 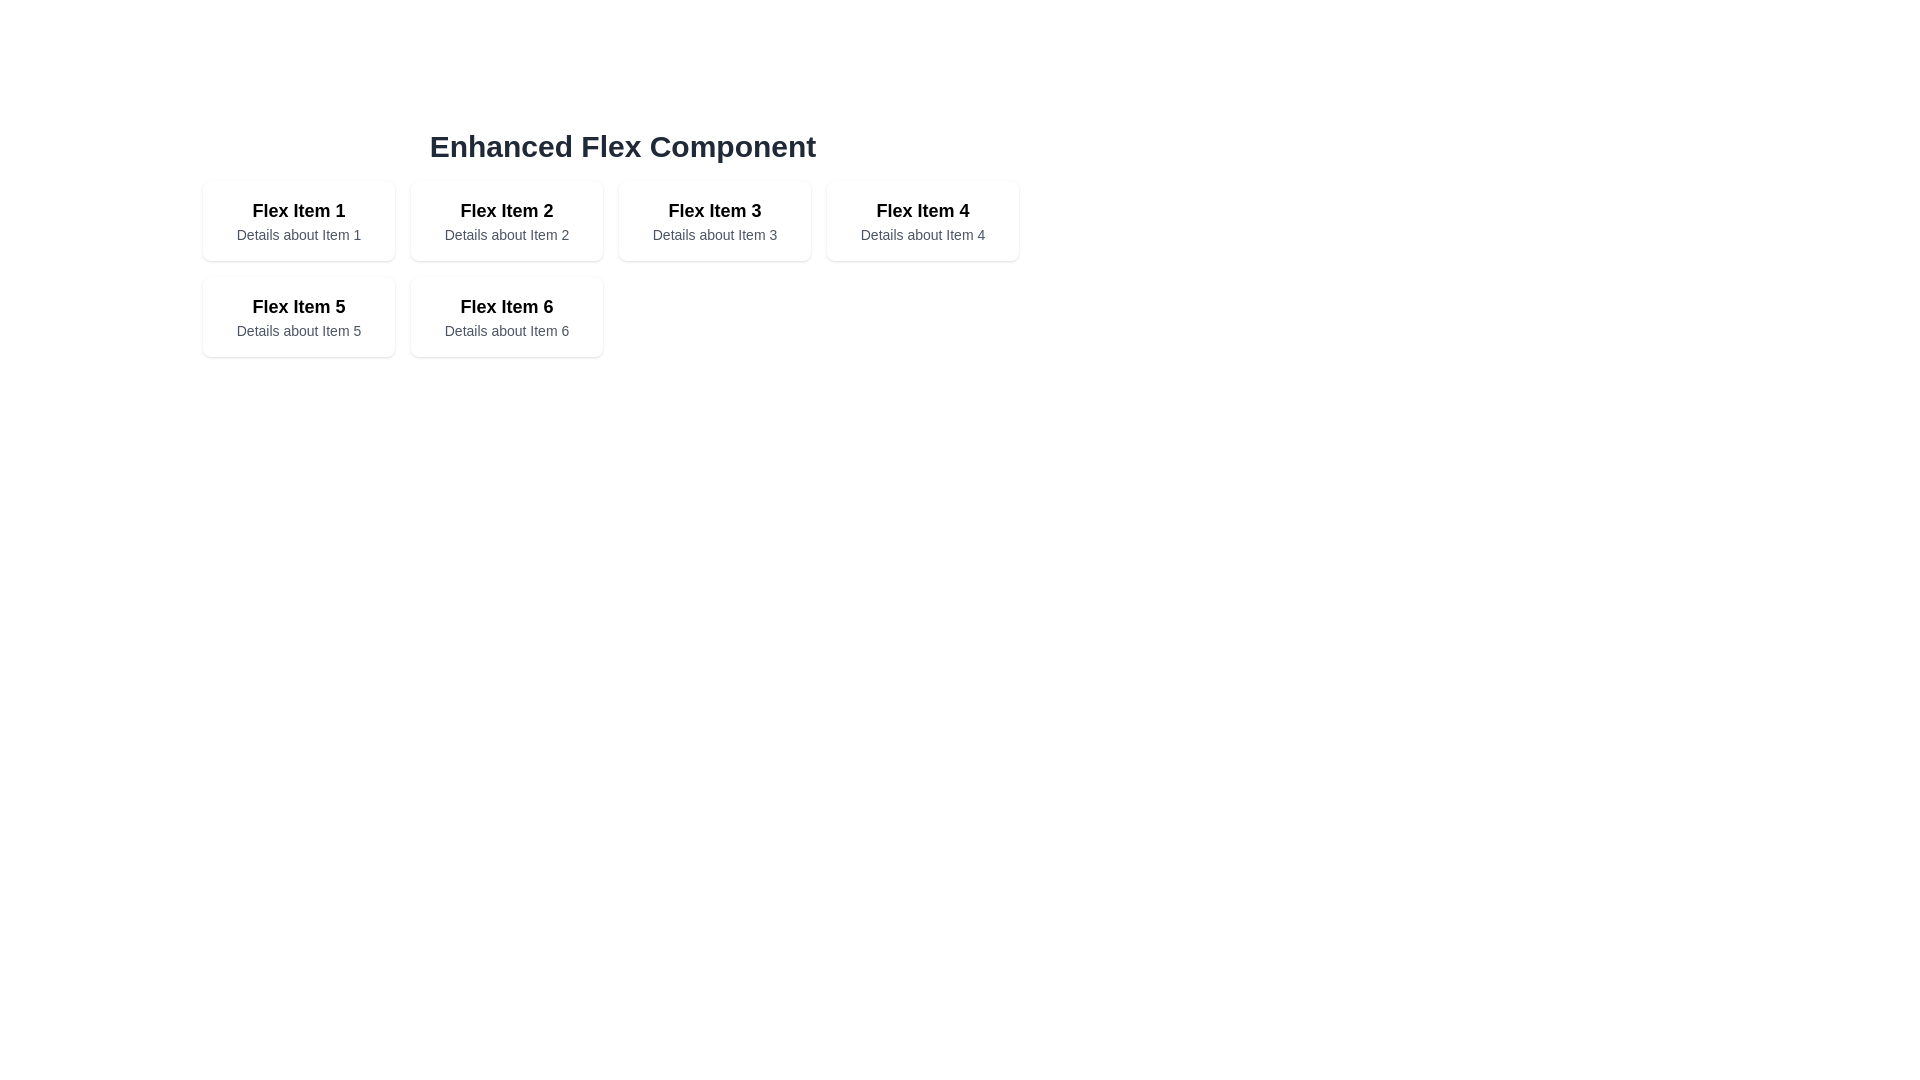 What do you see at coordinates (297, 211) in the screenshot?
I see `the text heading that reads 'Flex Item 1', which is styled with a larger font size and bold weight, located in the top-left quadrant of a grid layout` at bounding box center [297, 211].